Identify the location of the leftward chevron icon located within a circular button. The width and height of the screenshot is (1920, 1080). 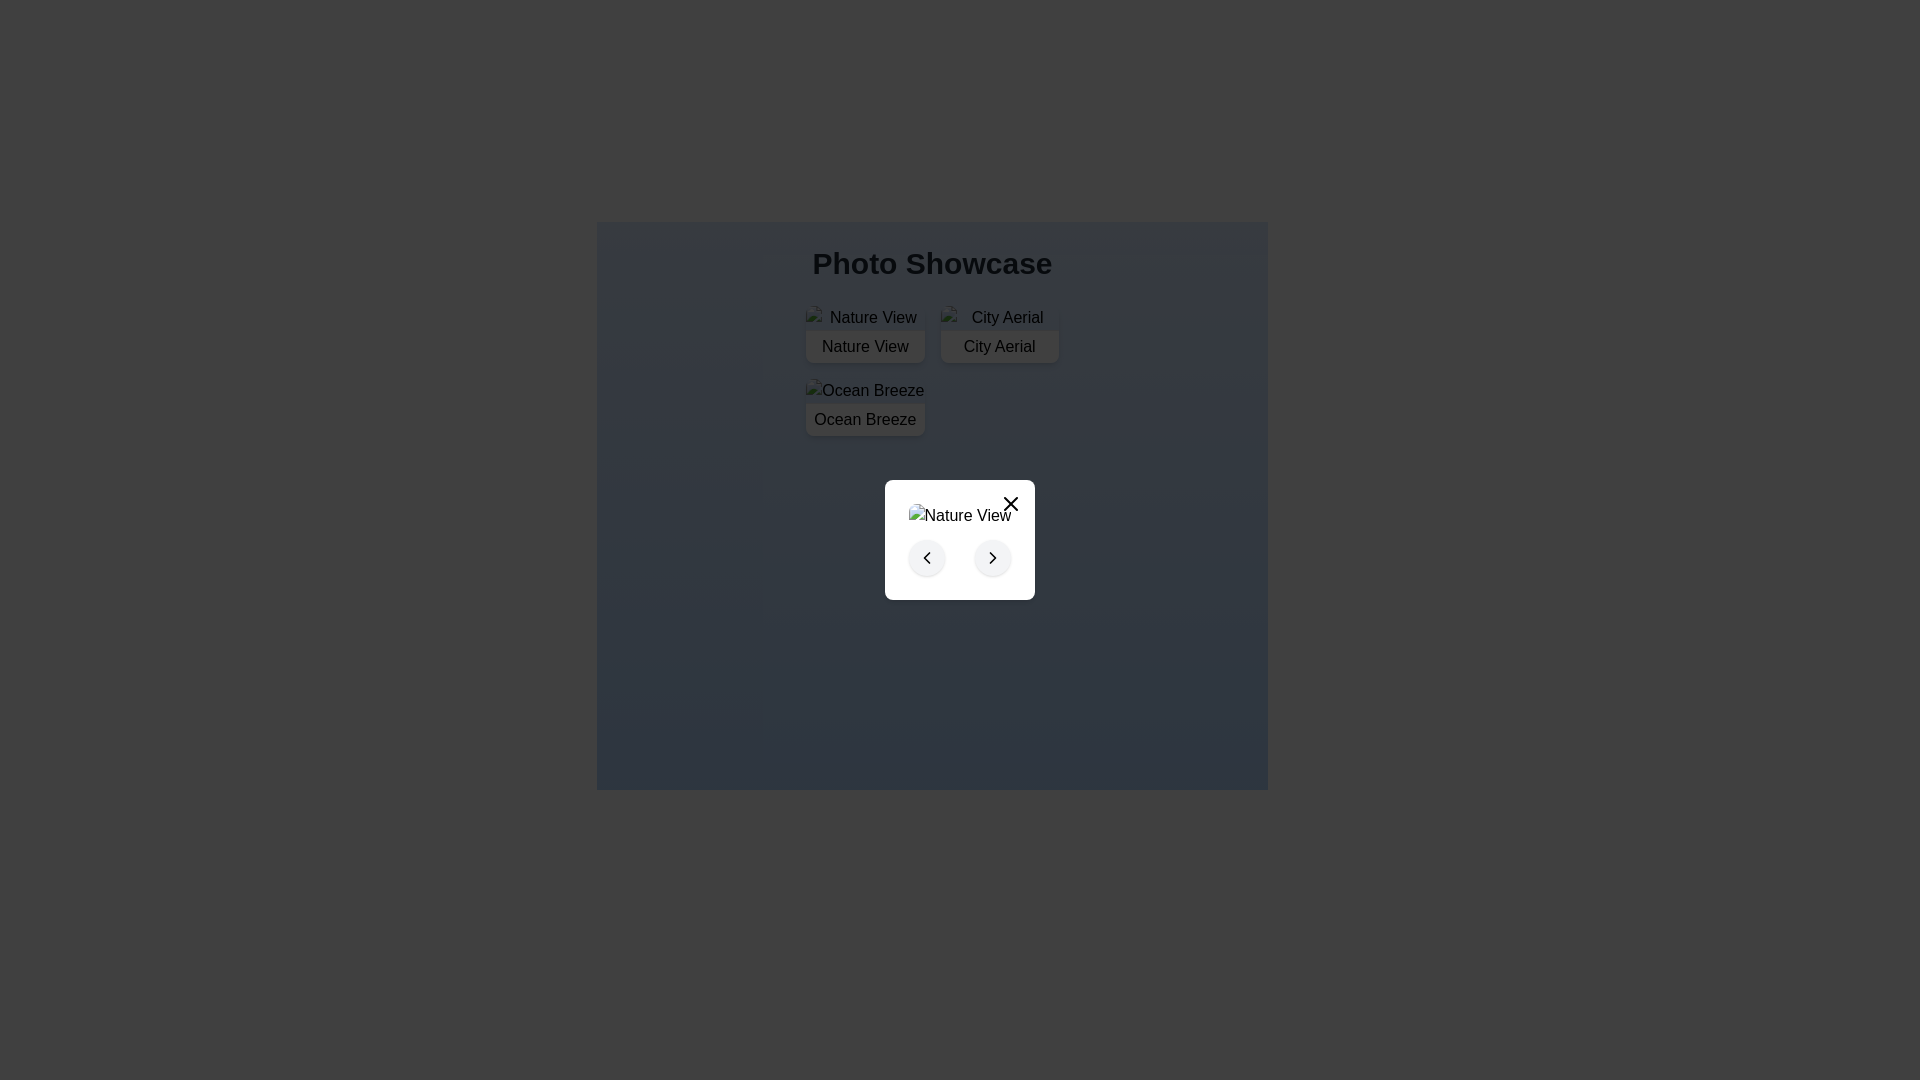
(925, 558).